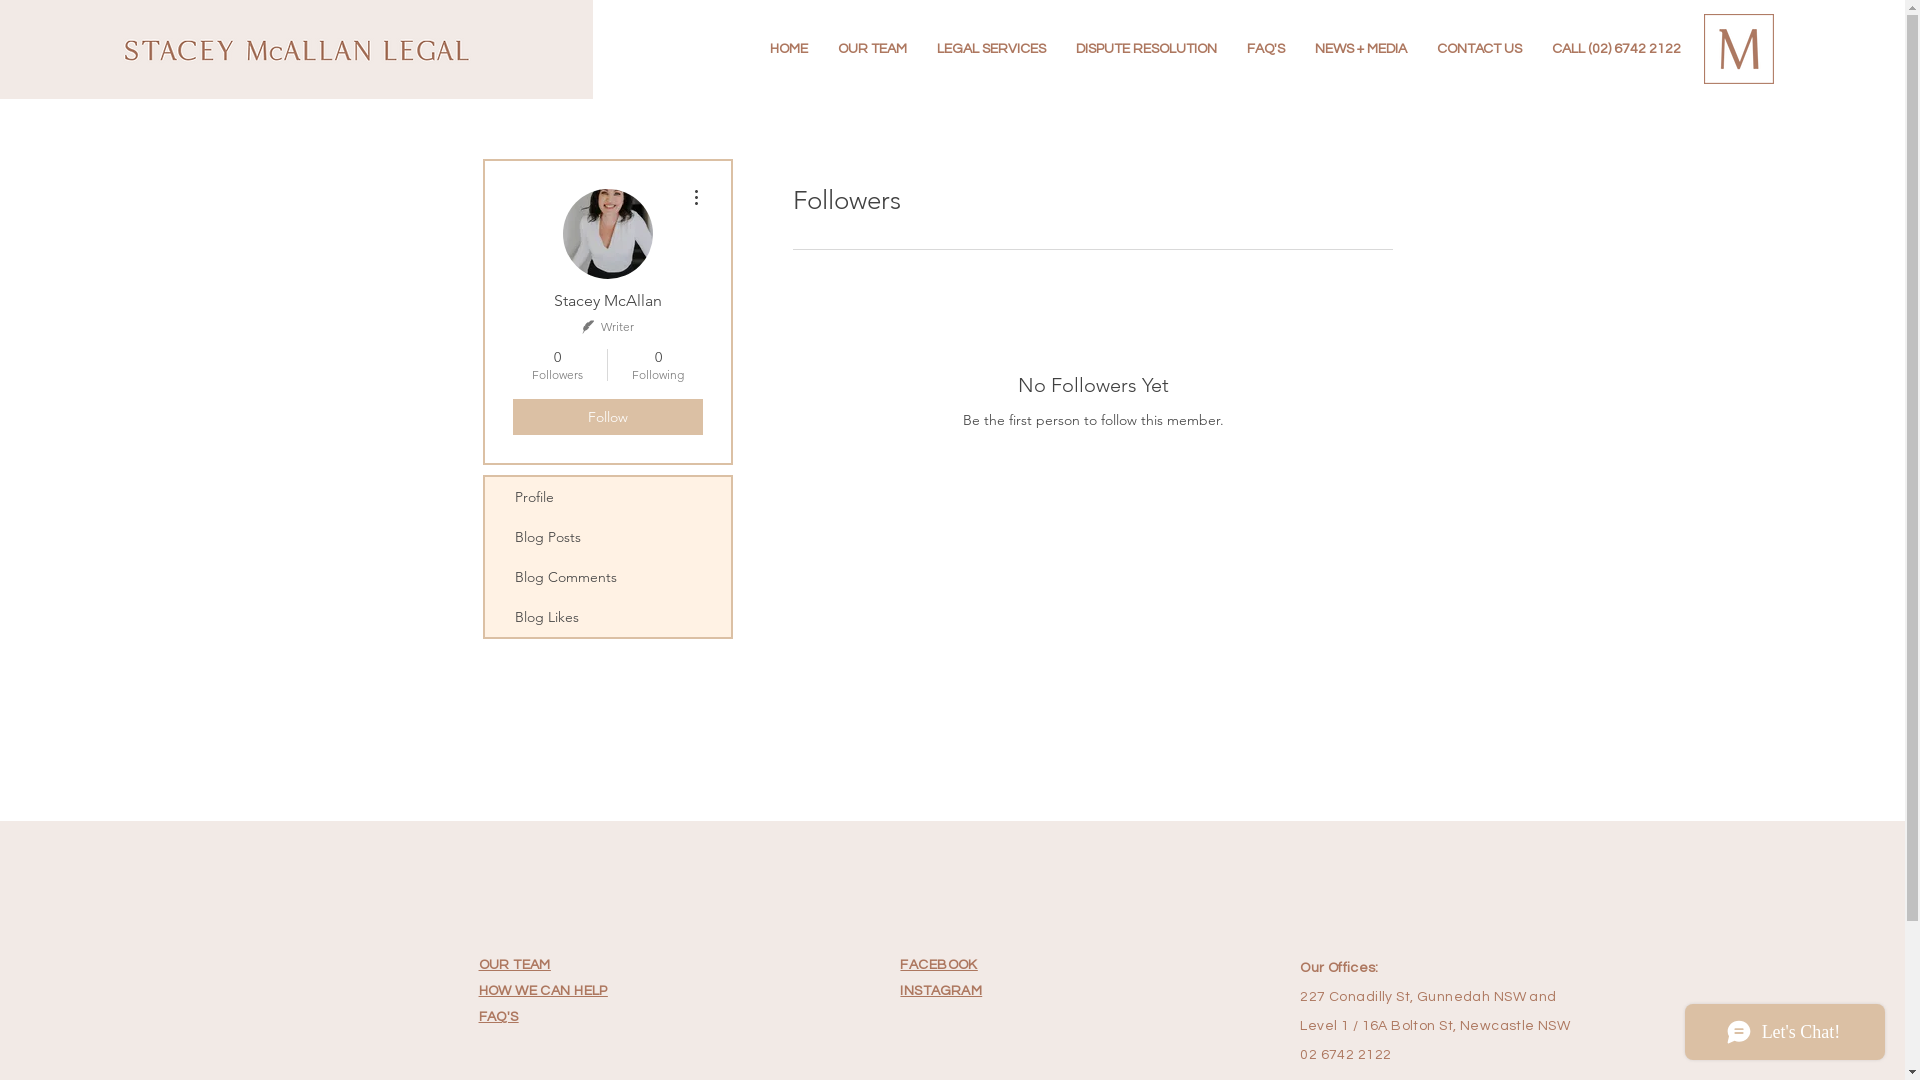  Describe the element at coordinates (1360, 48) in the screenshot. I see `'NEWS + MEDIA'` at that location.